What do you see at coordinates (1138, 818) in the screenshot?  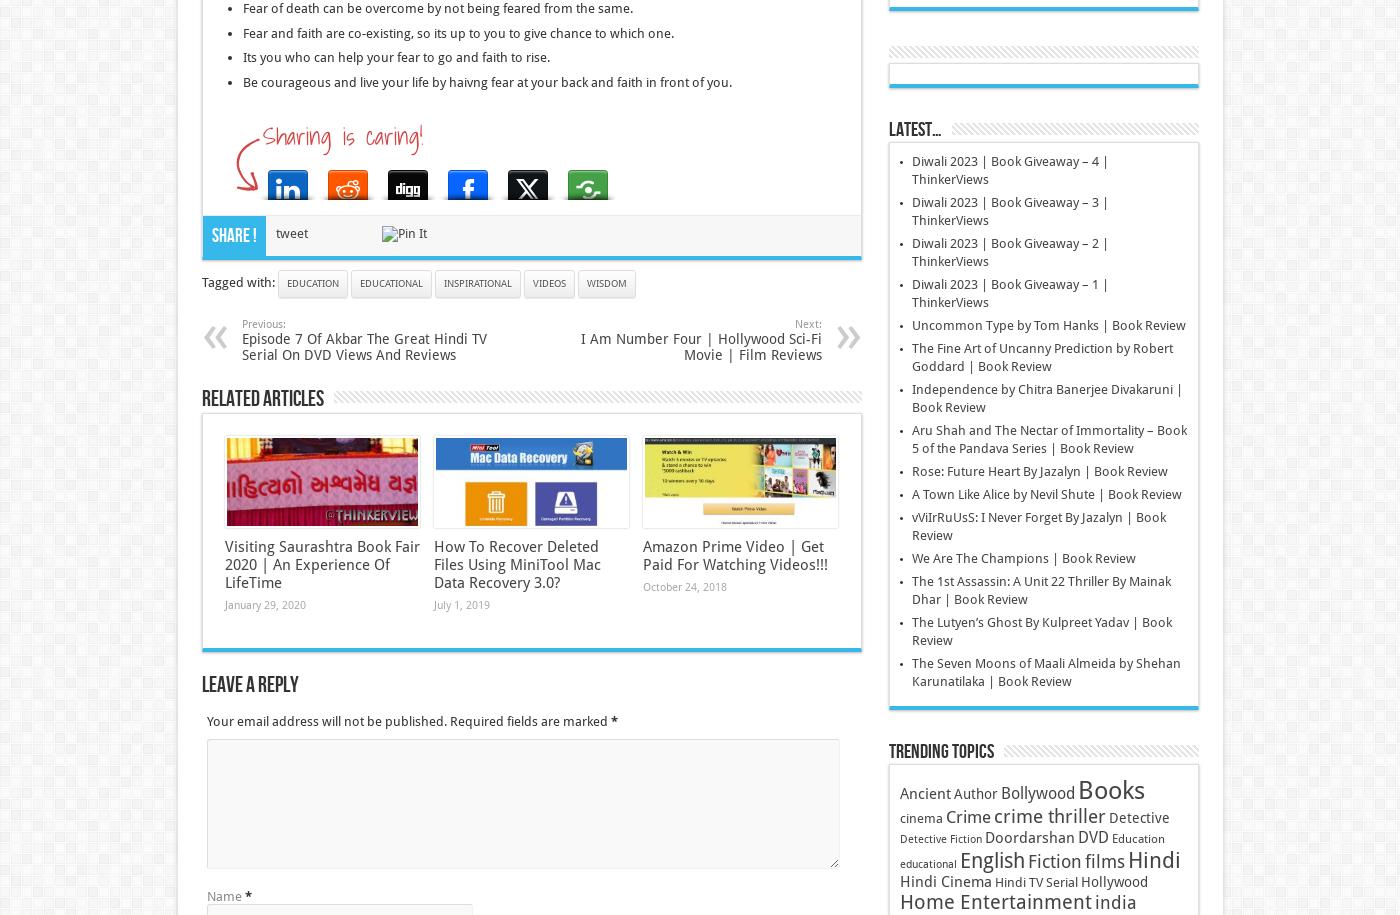 I see `'Detective'` at bounding box center [1138, 818].